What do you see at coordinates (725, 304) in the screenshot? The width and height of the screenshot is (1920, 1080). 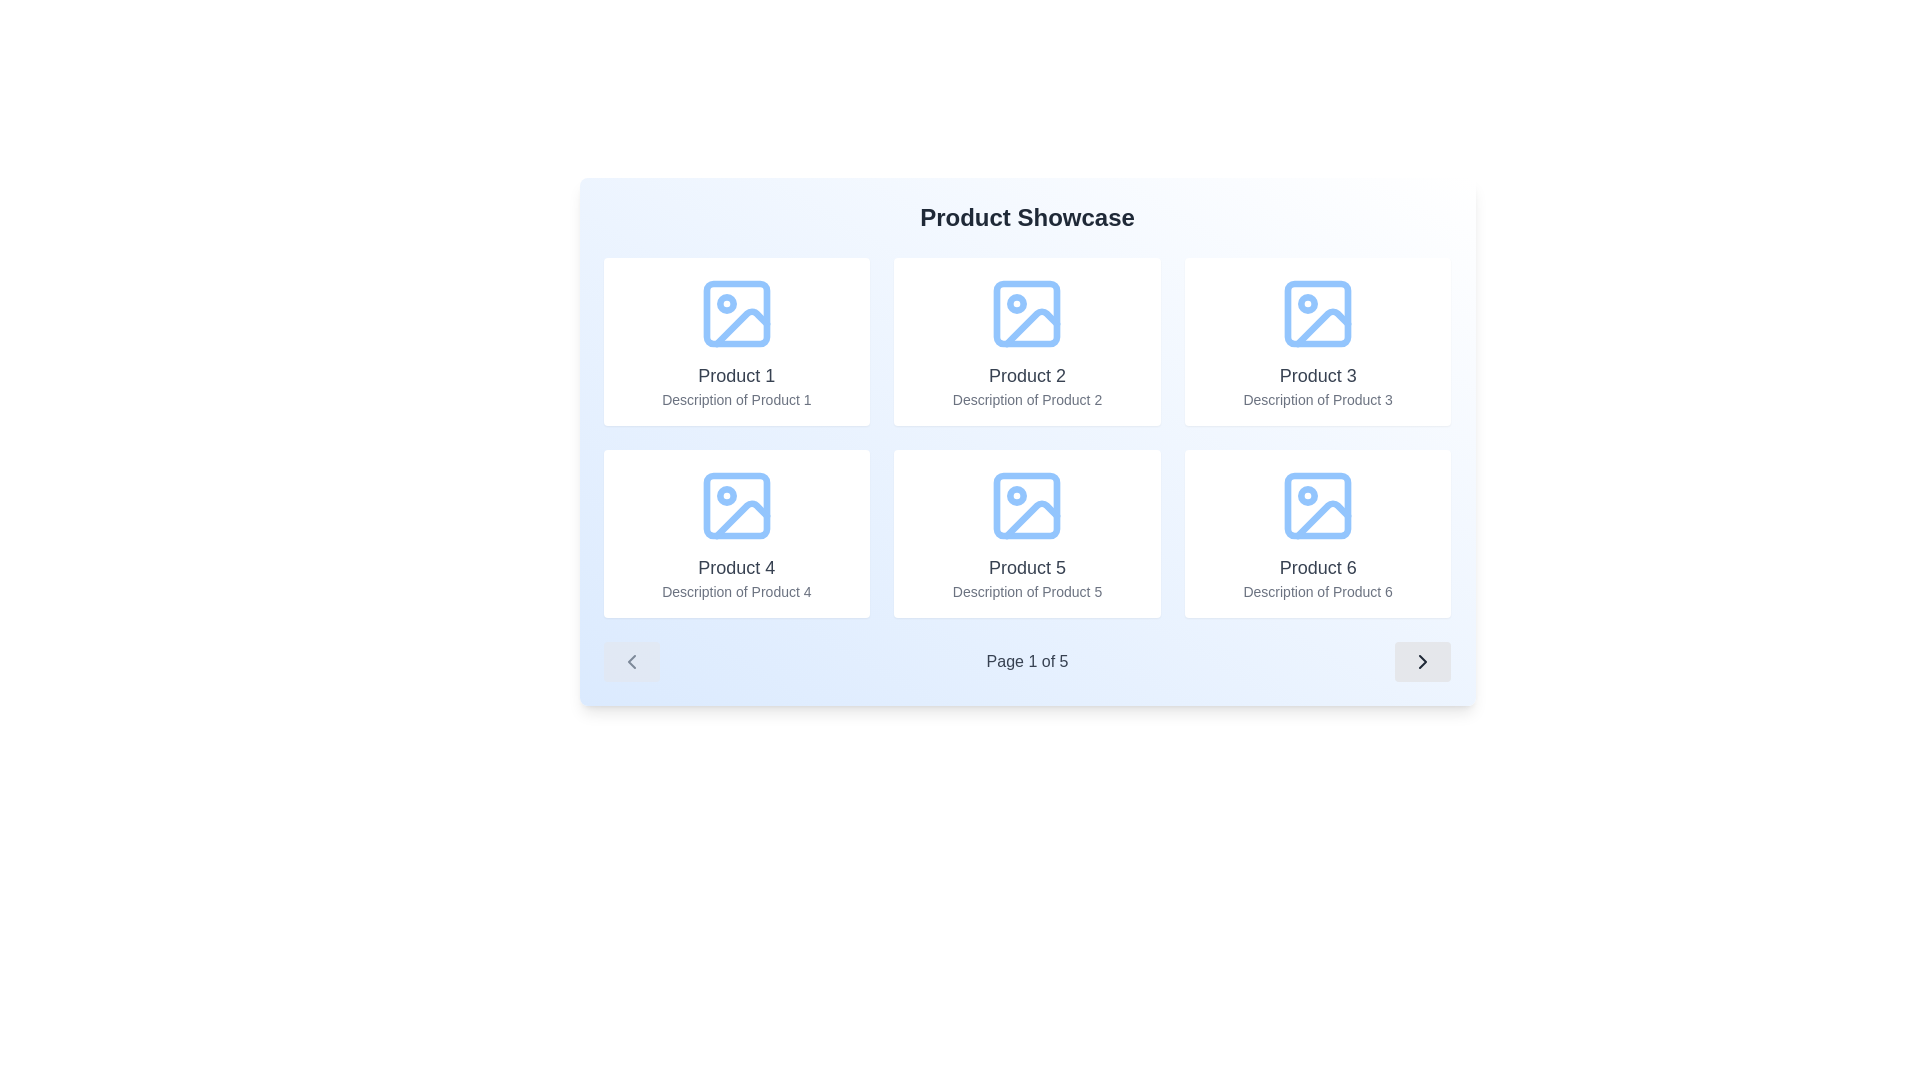 I see `the small circular dot located within the icon graphic of the first product in the grid, which is near the top-left corner` at bounding box center [725, 304].